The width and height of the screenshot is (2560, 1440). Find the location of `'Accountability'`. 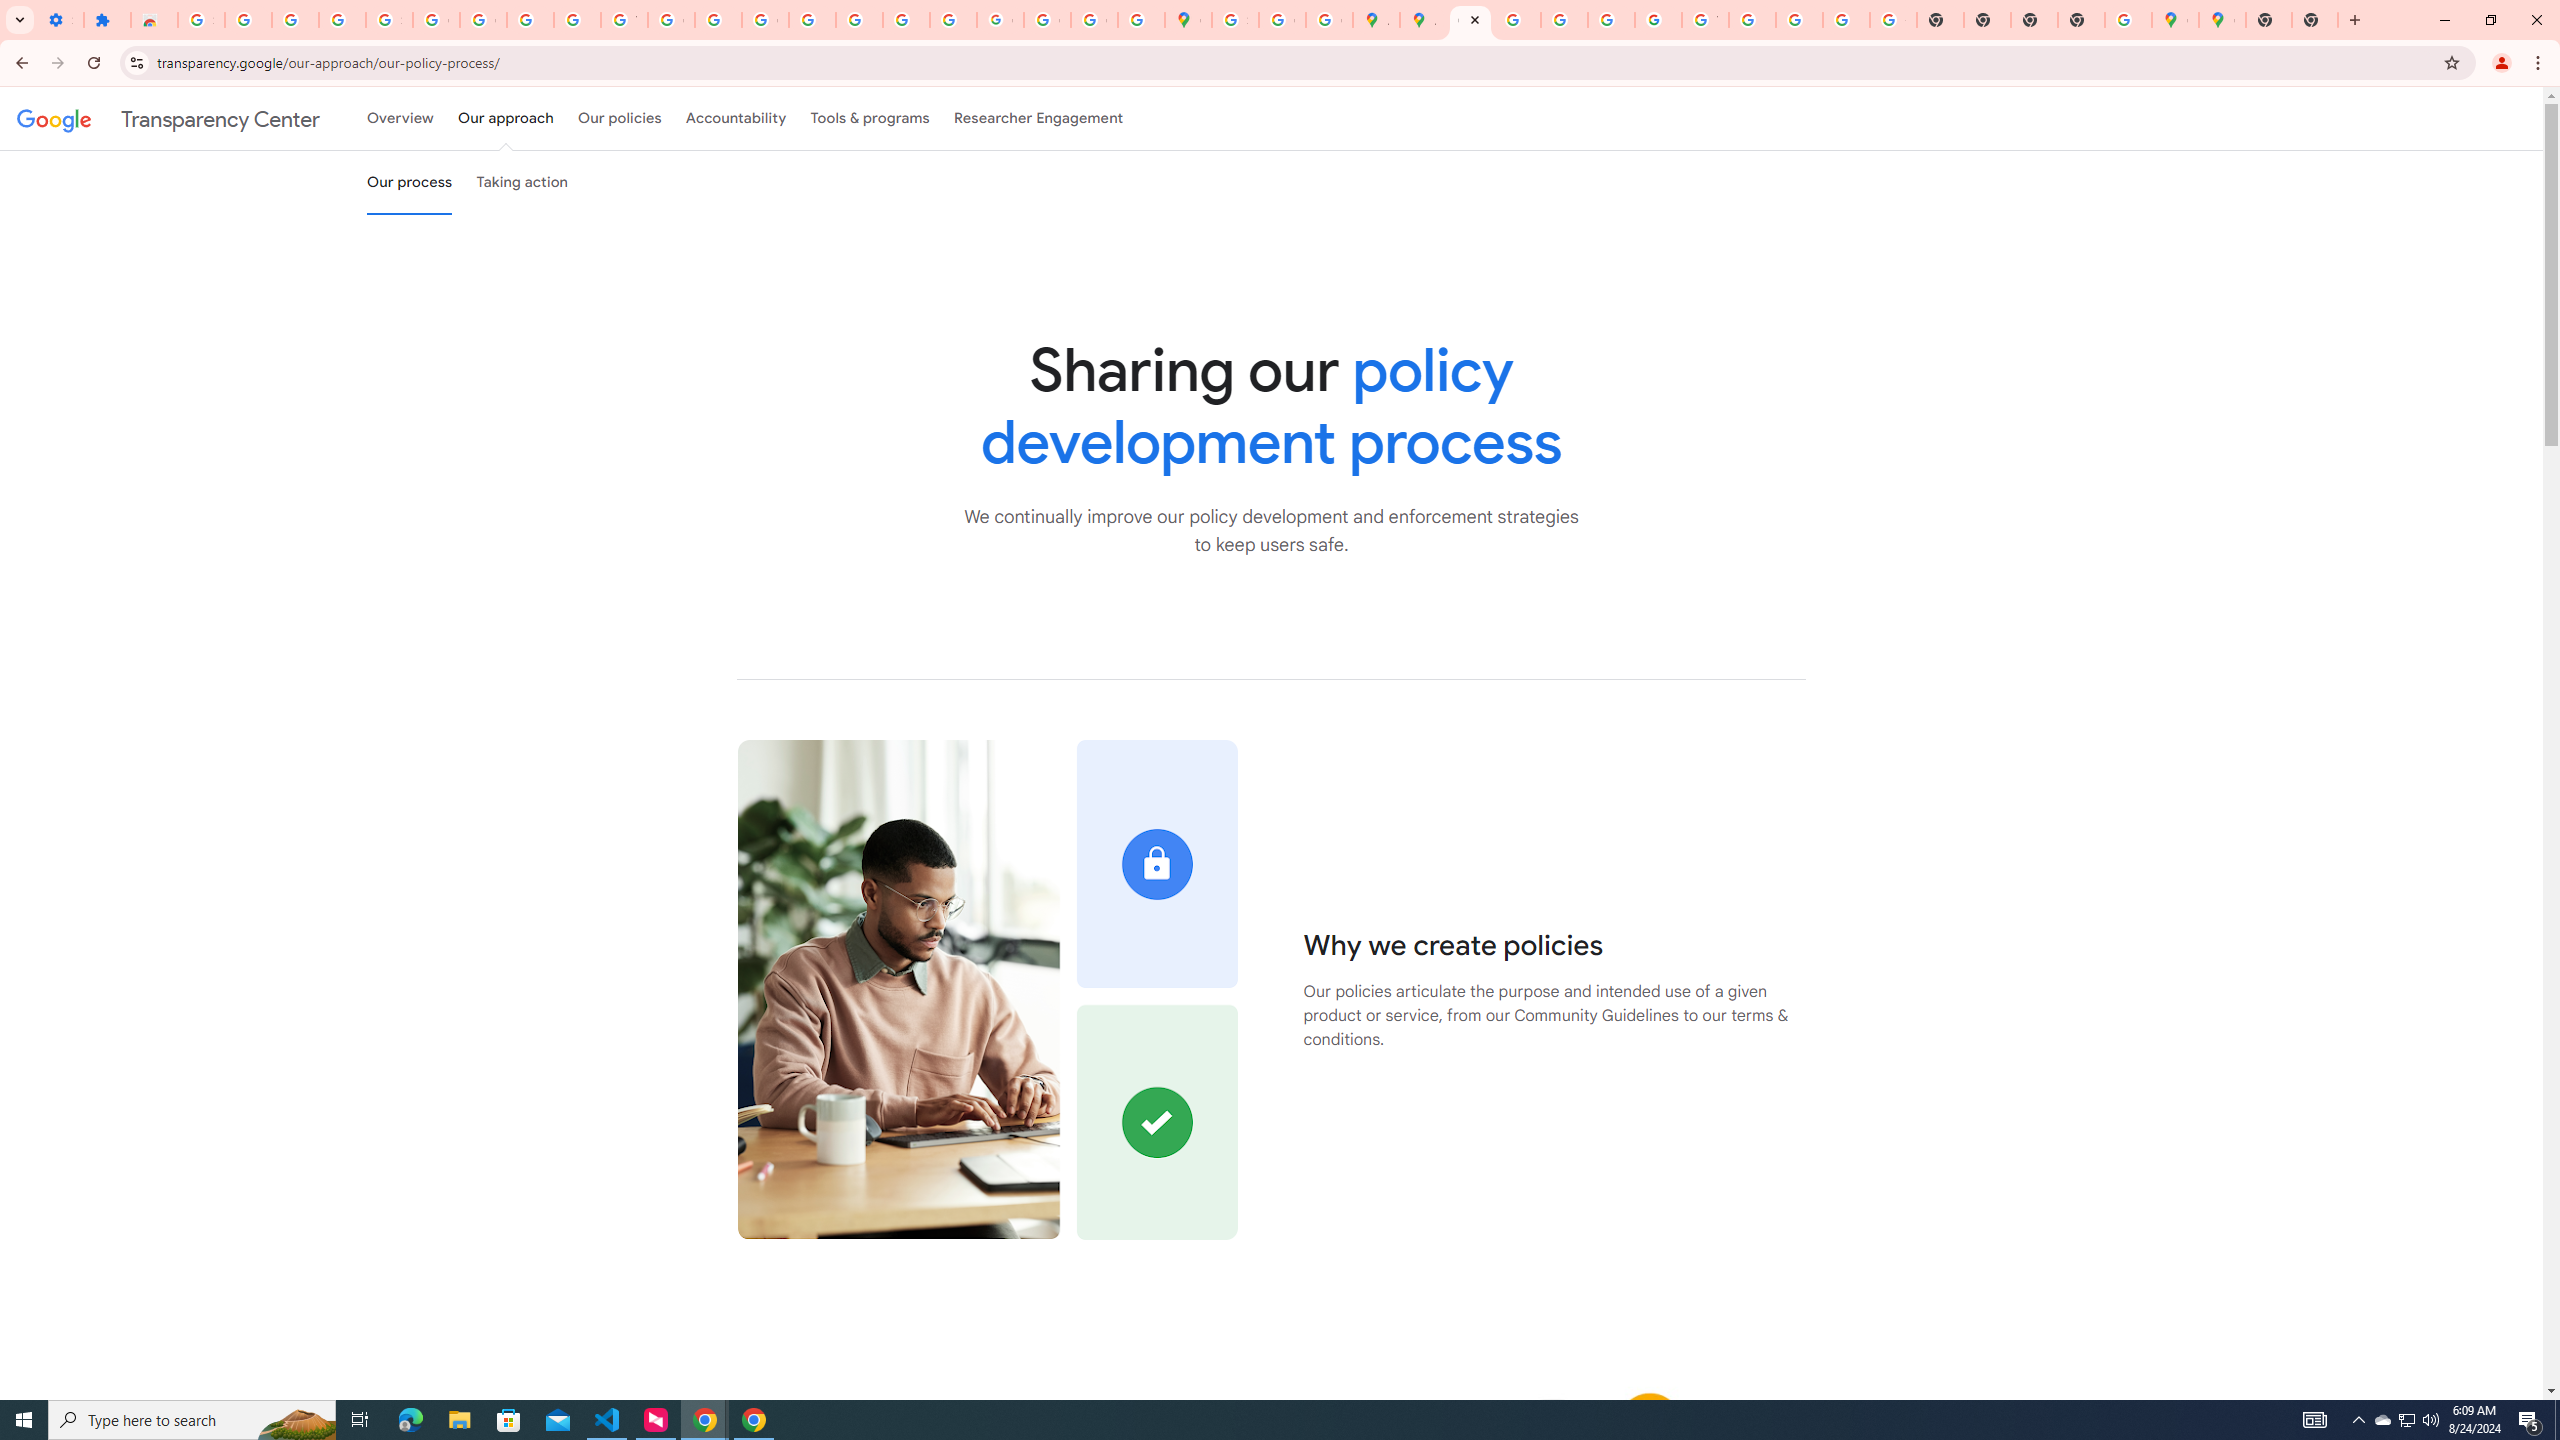

'Accountability' is located at coordinates (735, 118).